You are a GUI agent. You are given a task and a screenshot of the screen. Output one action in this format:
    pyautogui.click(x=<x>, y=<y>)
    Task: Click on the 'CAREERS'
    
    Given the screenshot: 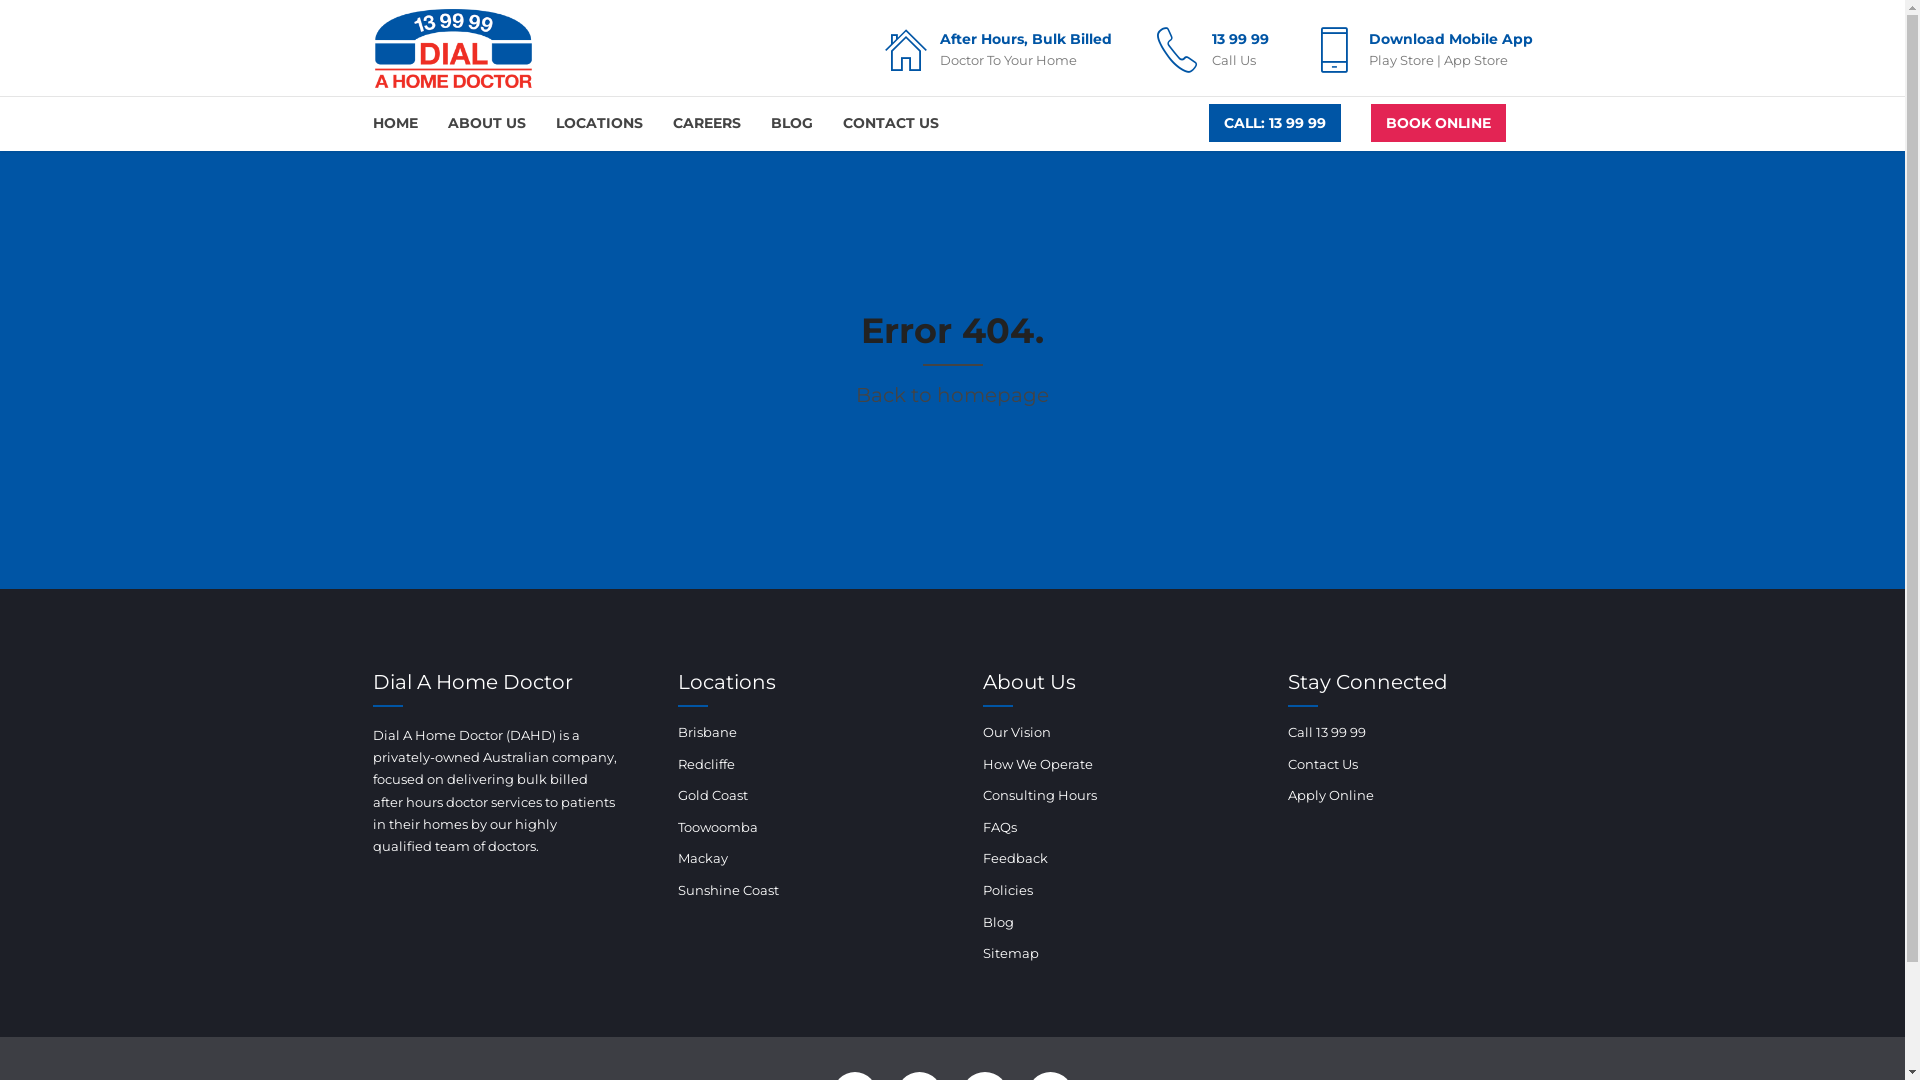 What is the action you would take?
    pyautogui.click(x=705, y=123)
    